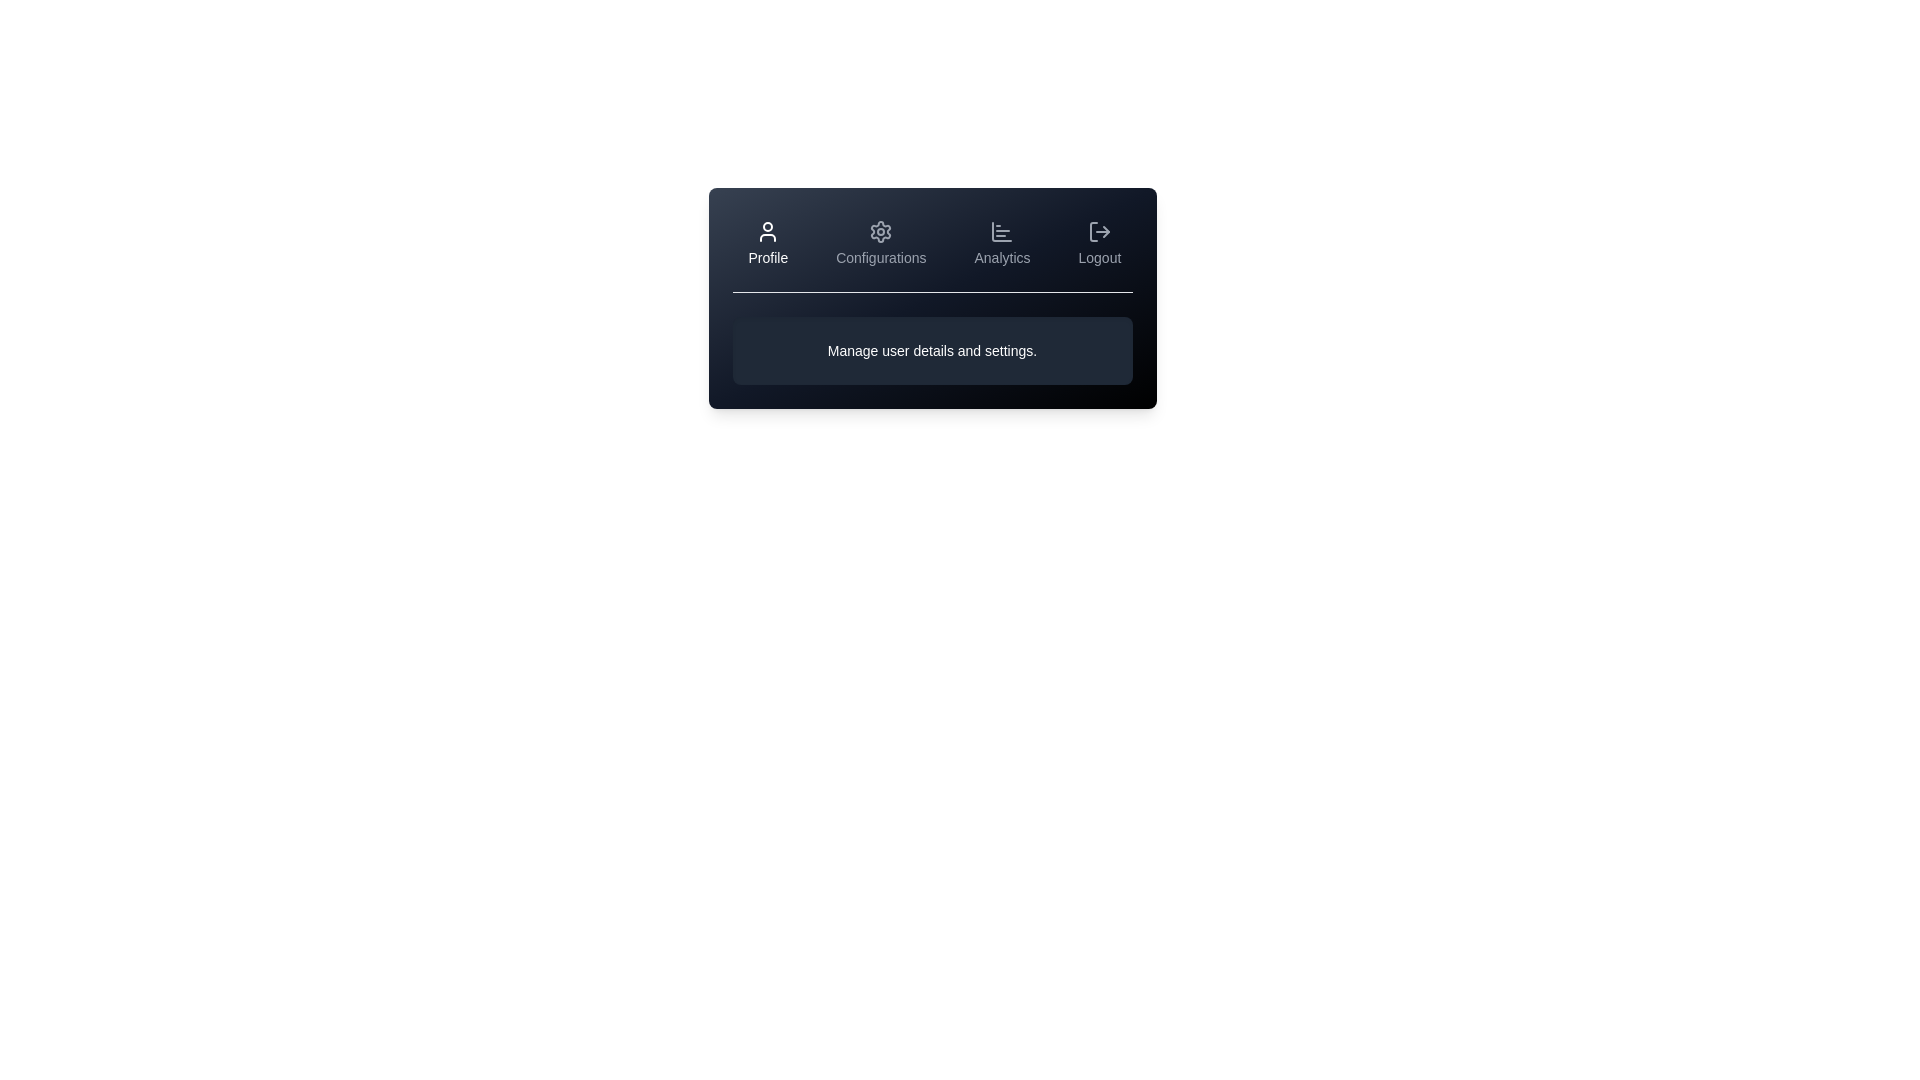 The width and height of the screenshot is (1920, 1080). What do you see at coordinates (1002, 242) in the screenshot?
I see `the Analytics tab to view its content` at bounding box center [1002, 242].